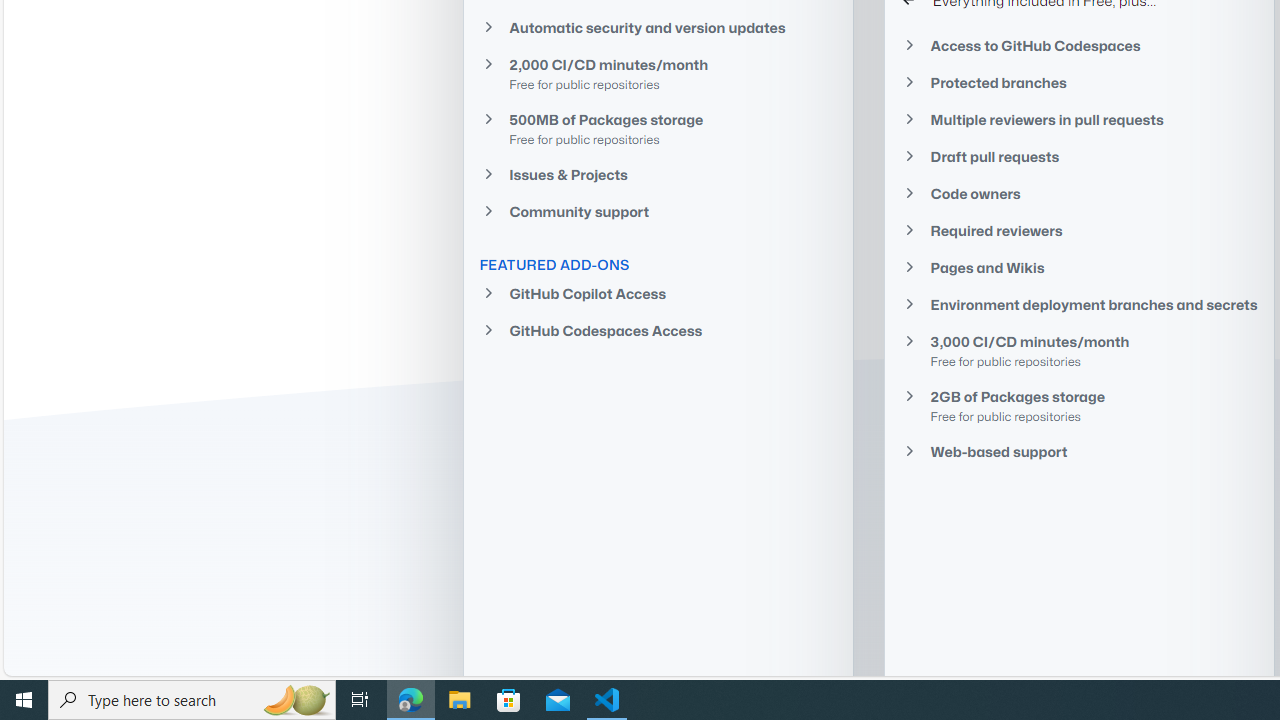  I want to click on 'Protected branches', so click(1078, 82).